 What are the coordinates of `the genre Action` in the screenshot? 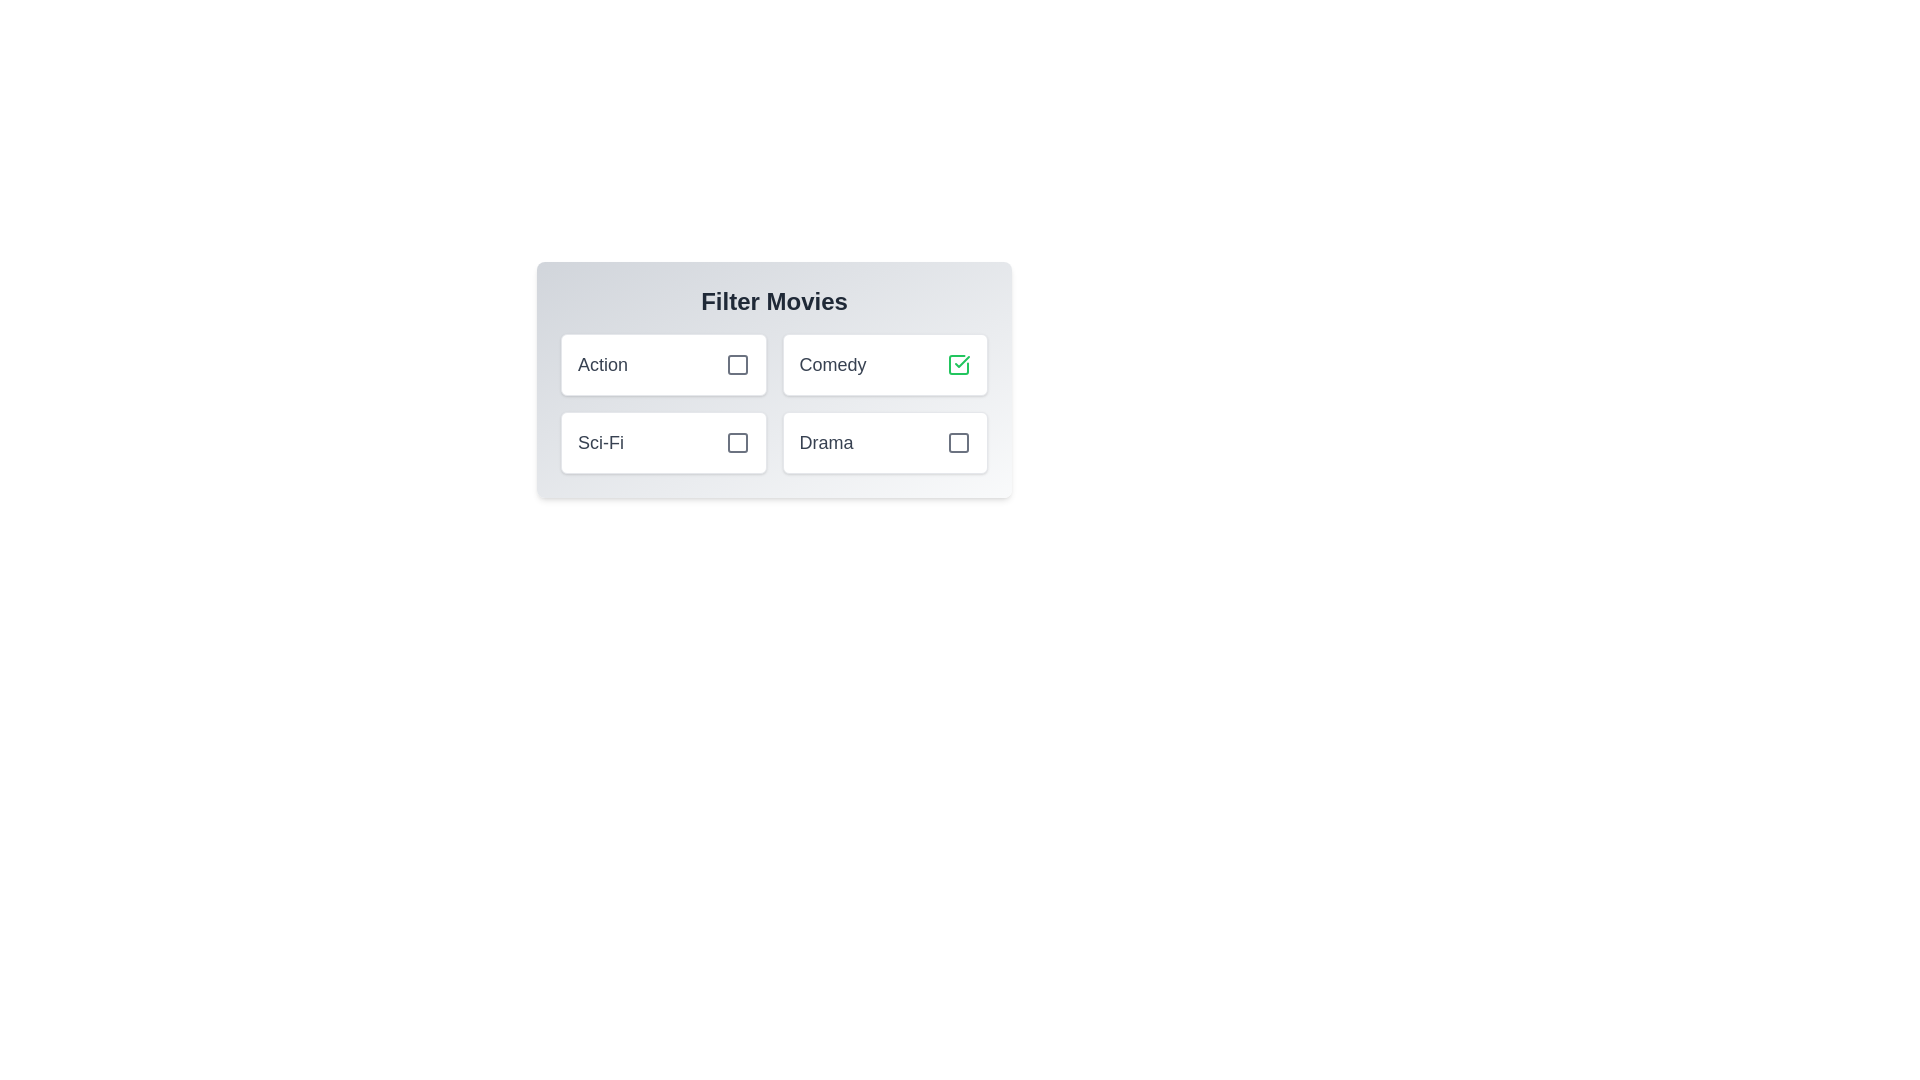 It's located at (736, 365).